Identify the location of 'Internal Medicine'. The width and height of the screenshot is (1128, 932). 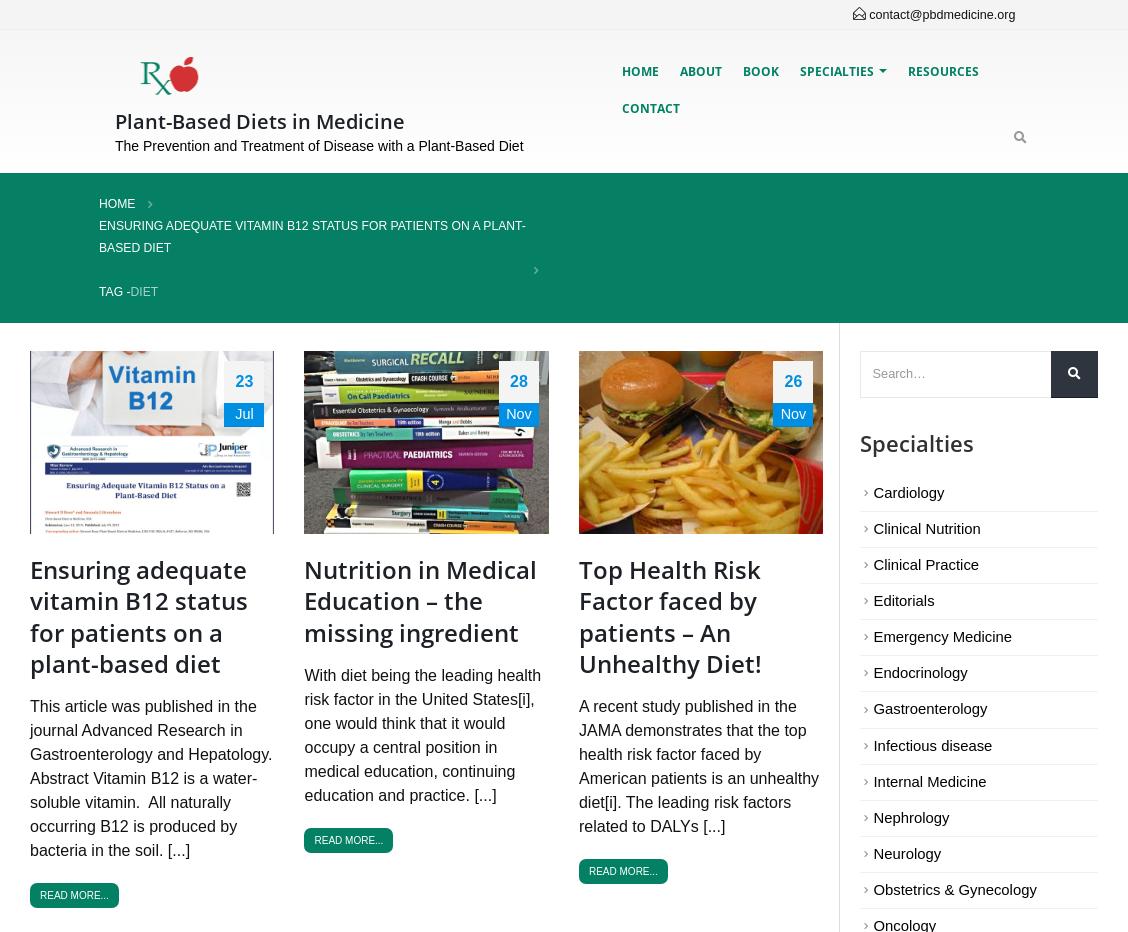
(929, 781).